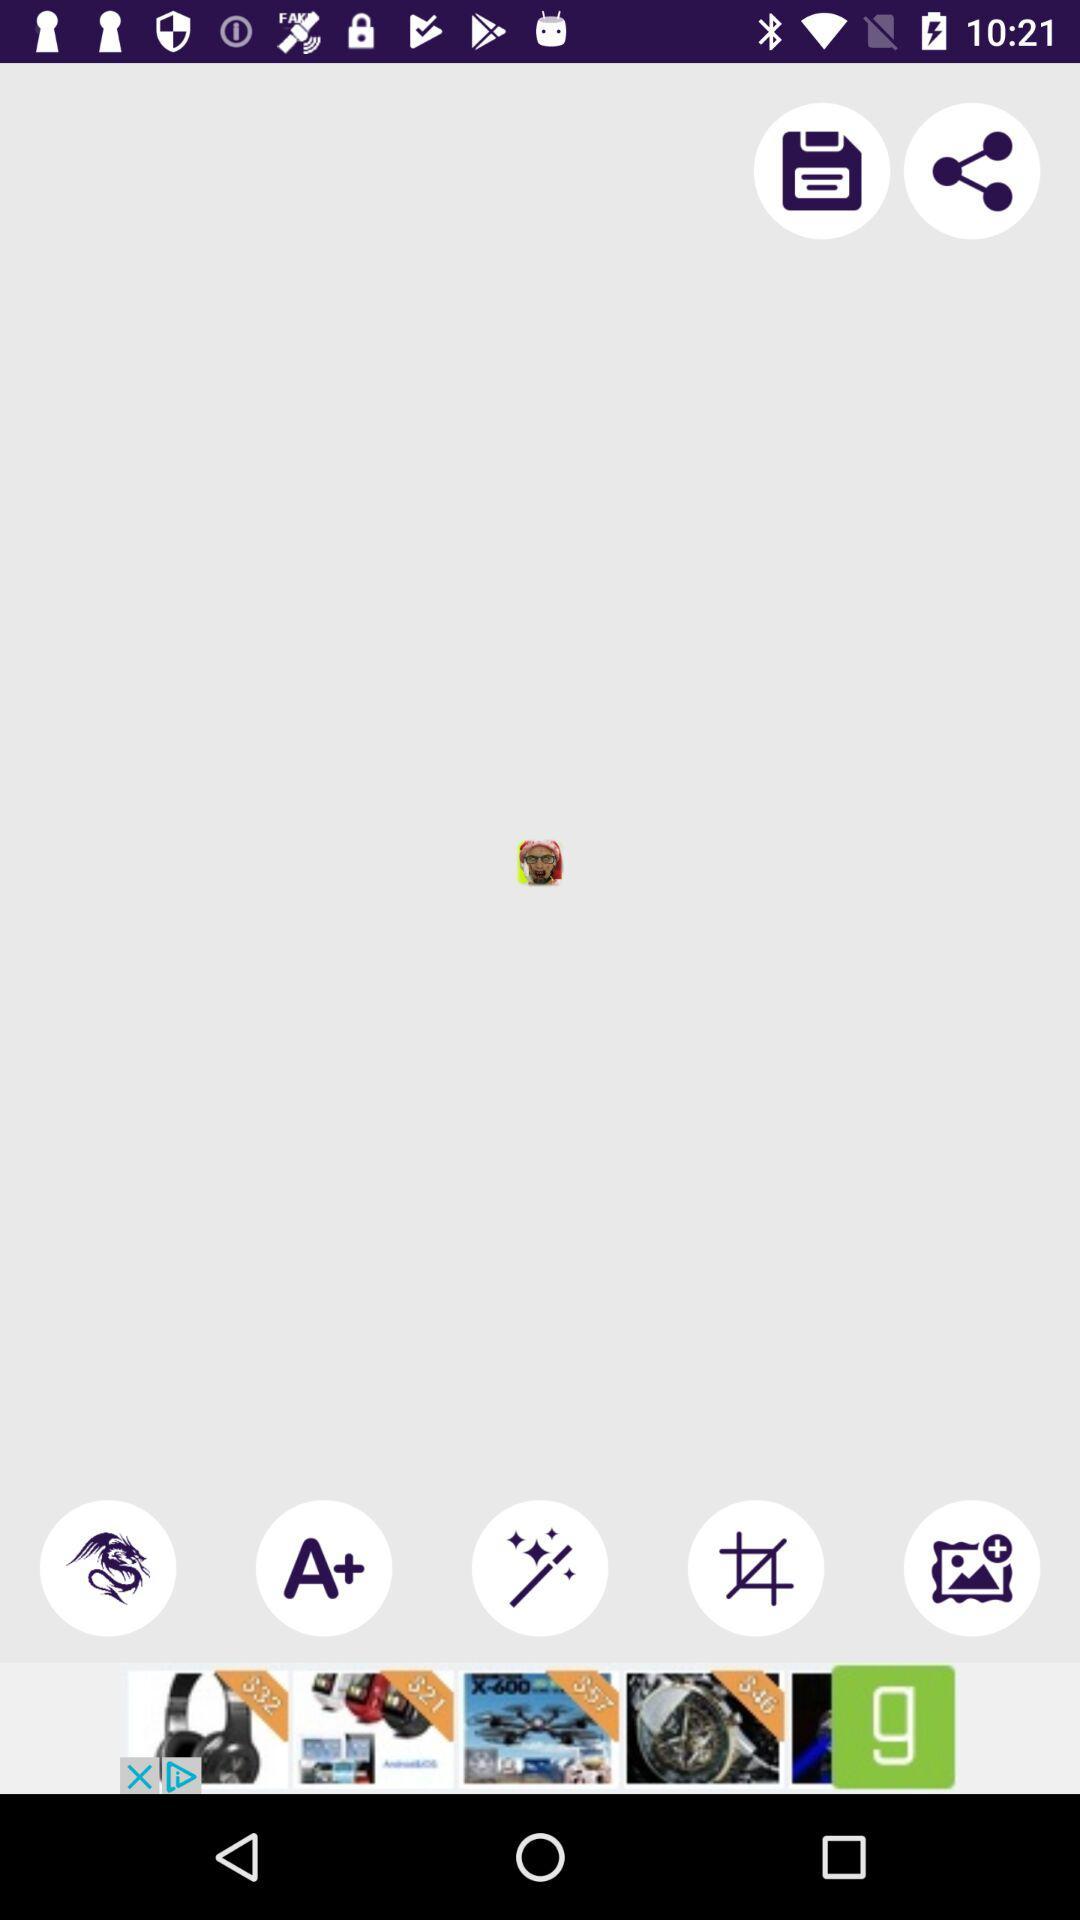  I want to click on advertisement, so click(540, 1727).